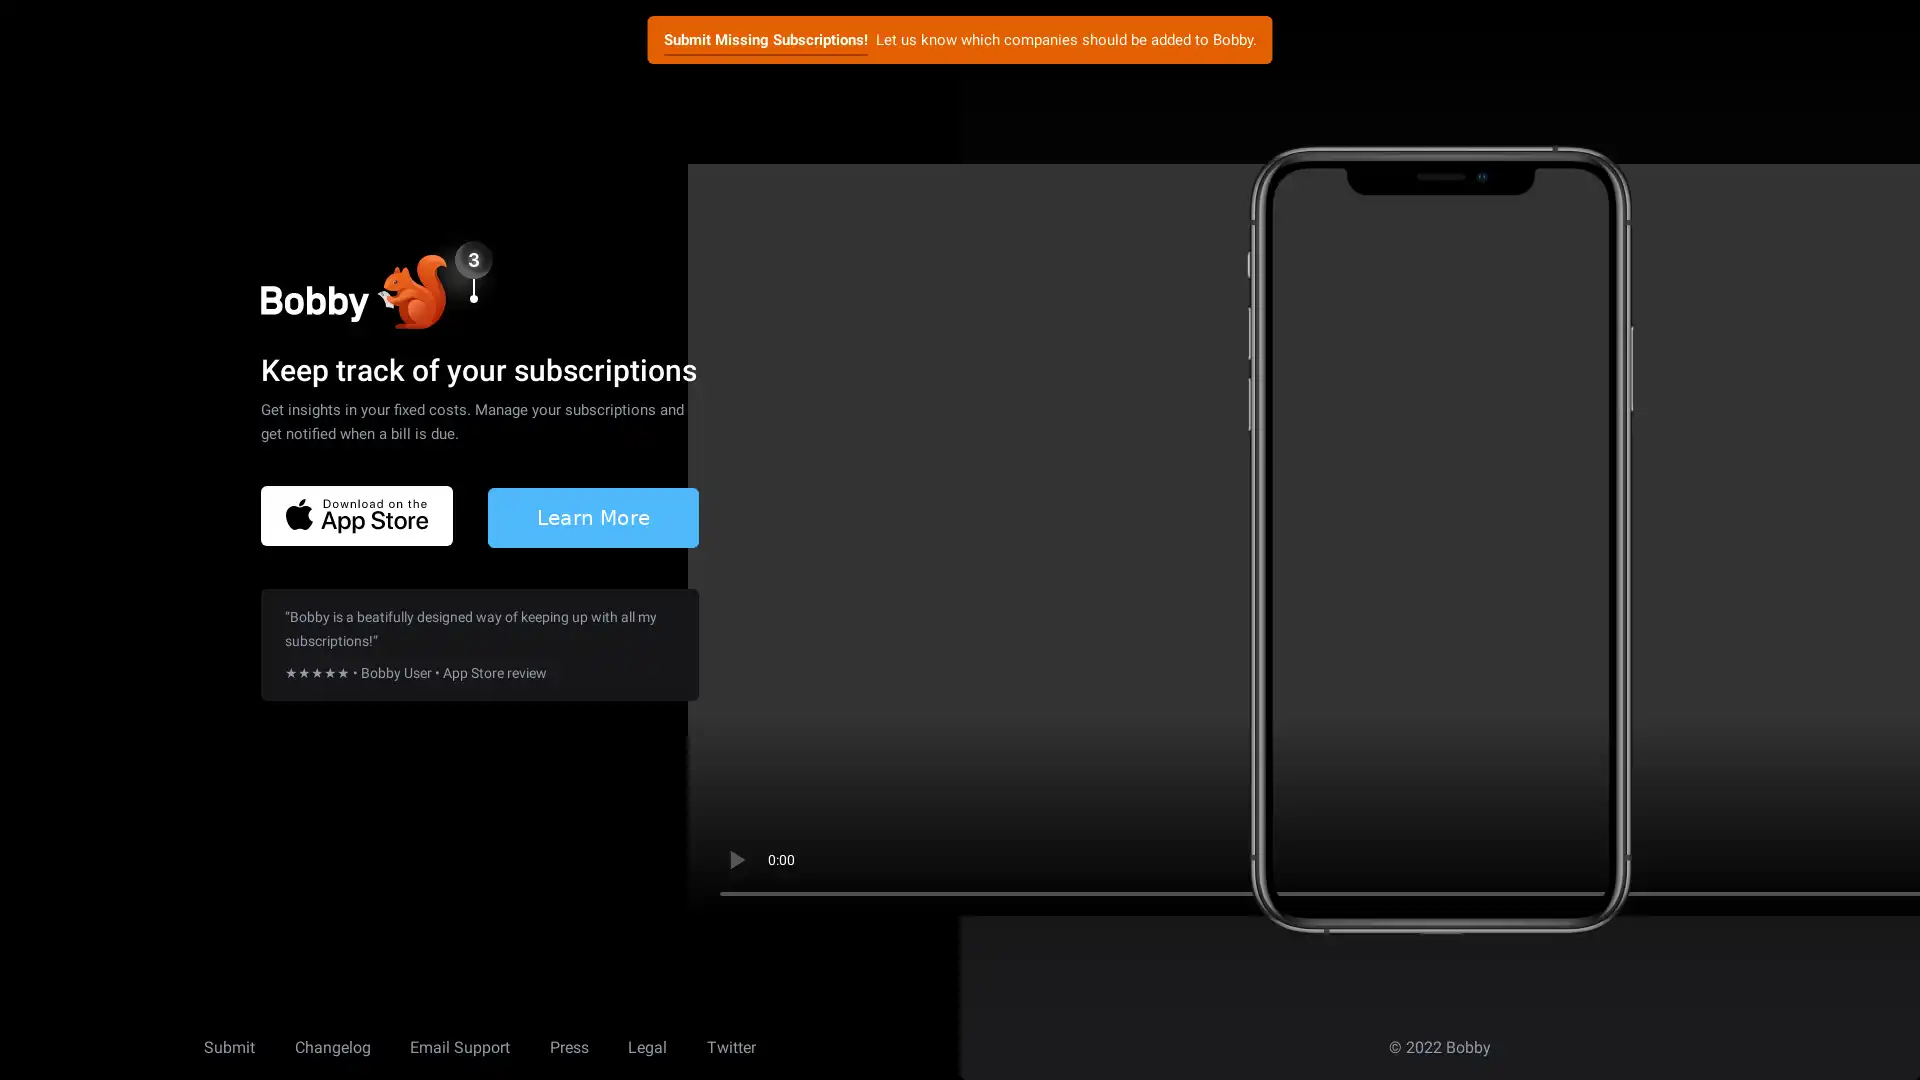 This screenshot has height=1080, width=1920. What do you see at coordinates (1871, 859) in the screenshot?
I see `show more media controls` at bounding box center [1871, 859].